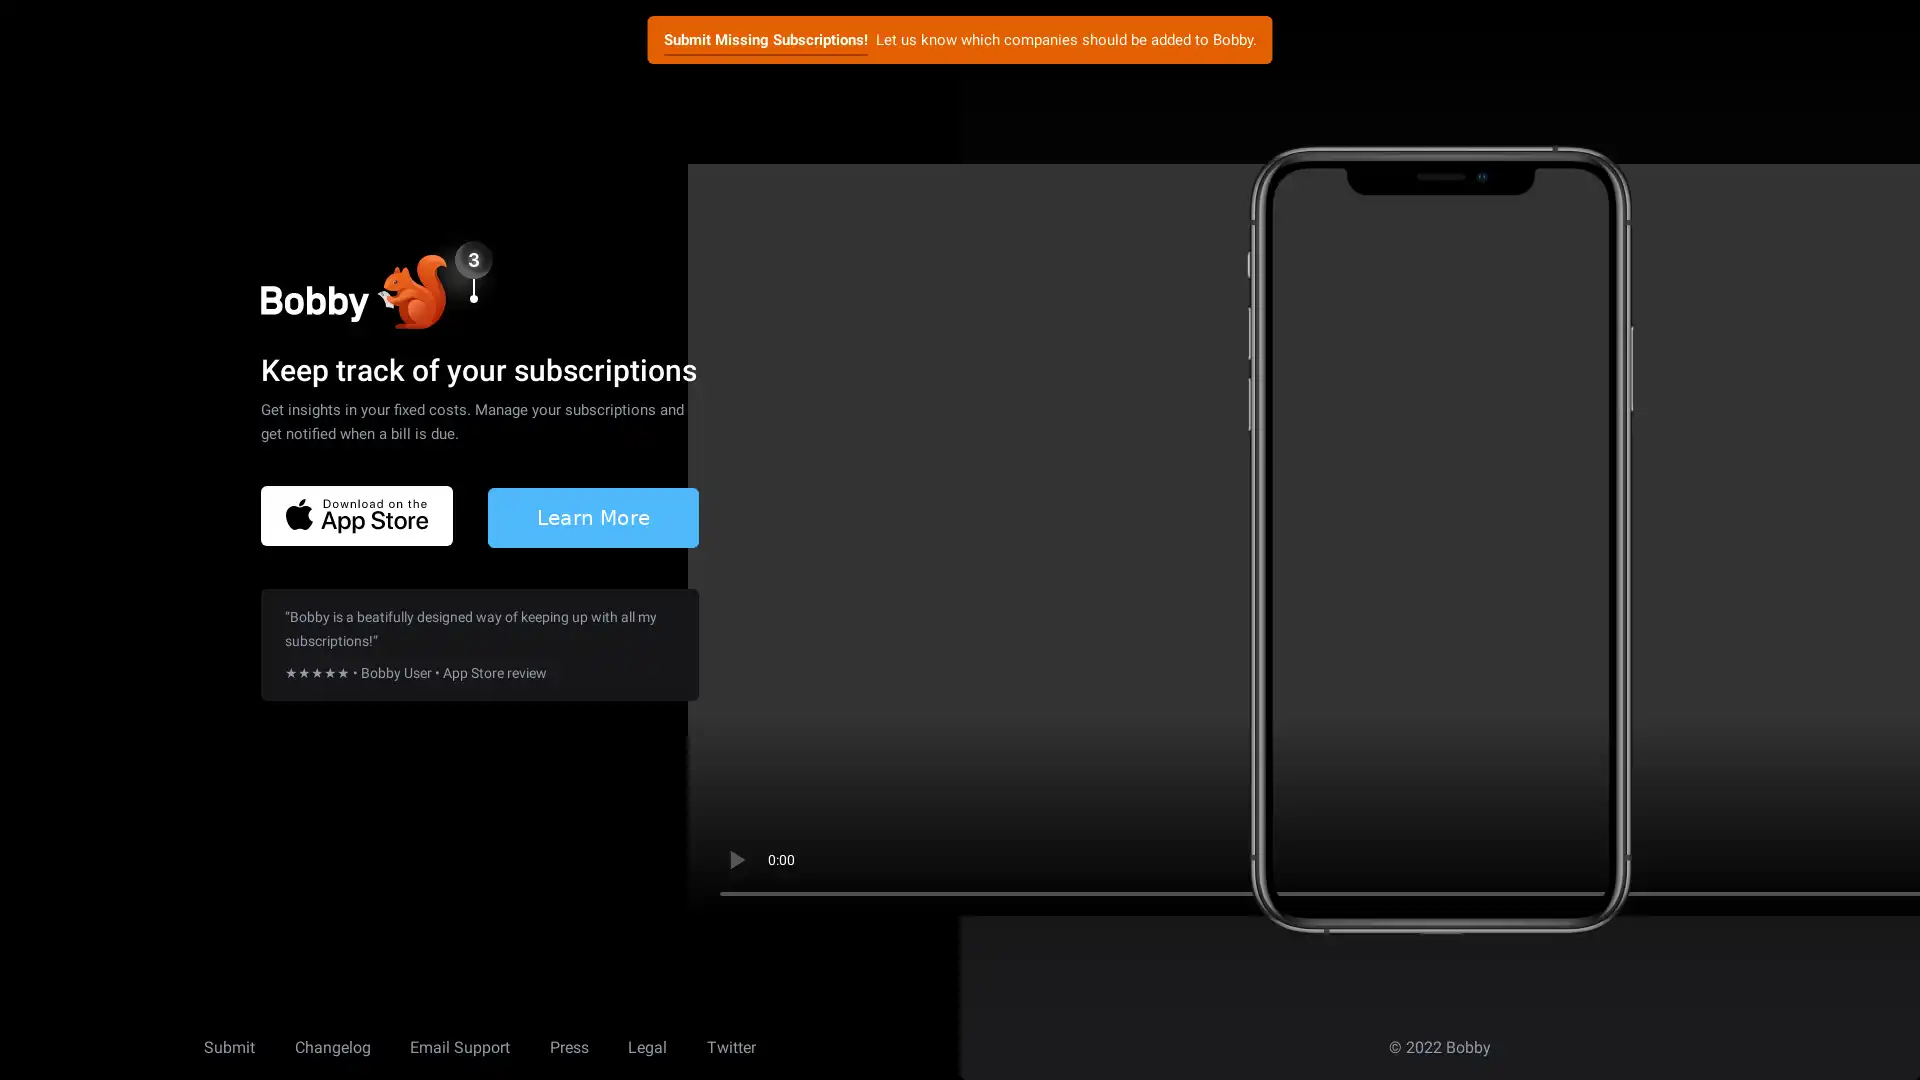 This screenshot has height=1080, width=1920. What do you see at coordinates (1871, 859) in the screenshot?
I see `show more media controls` at bounding box center [1871, 859].